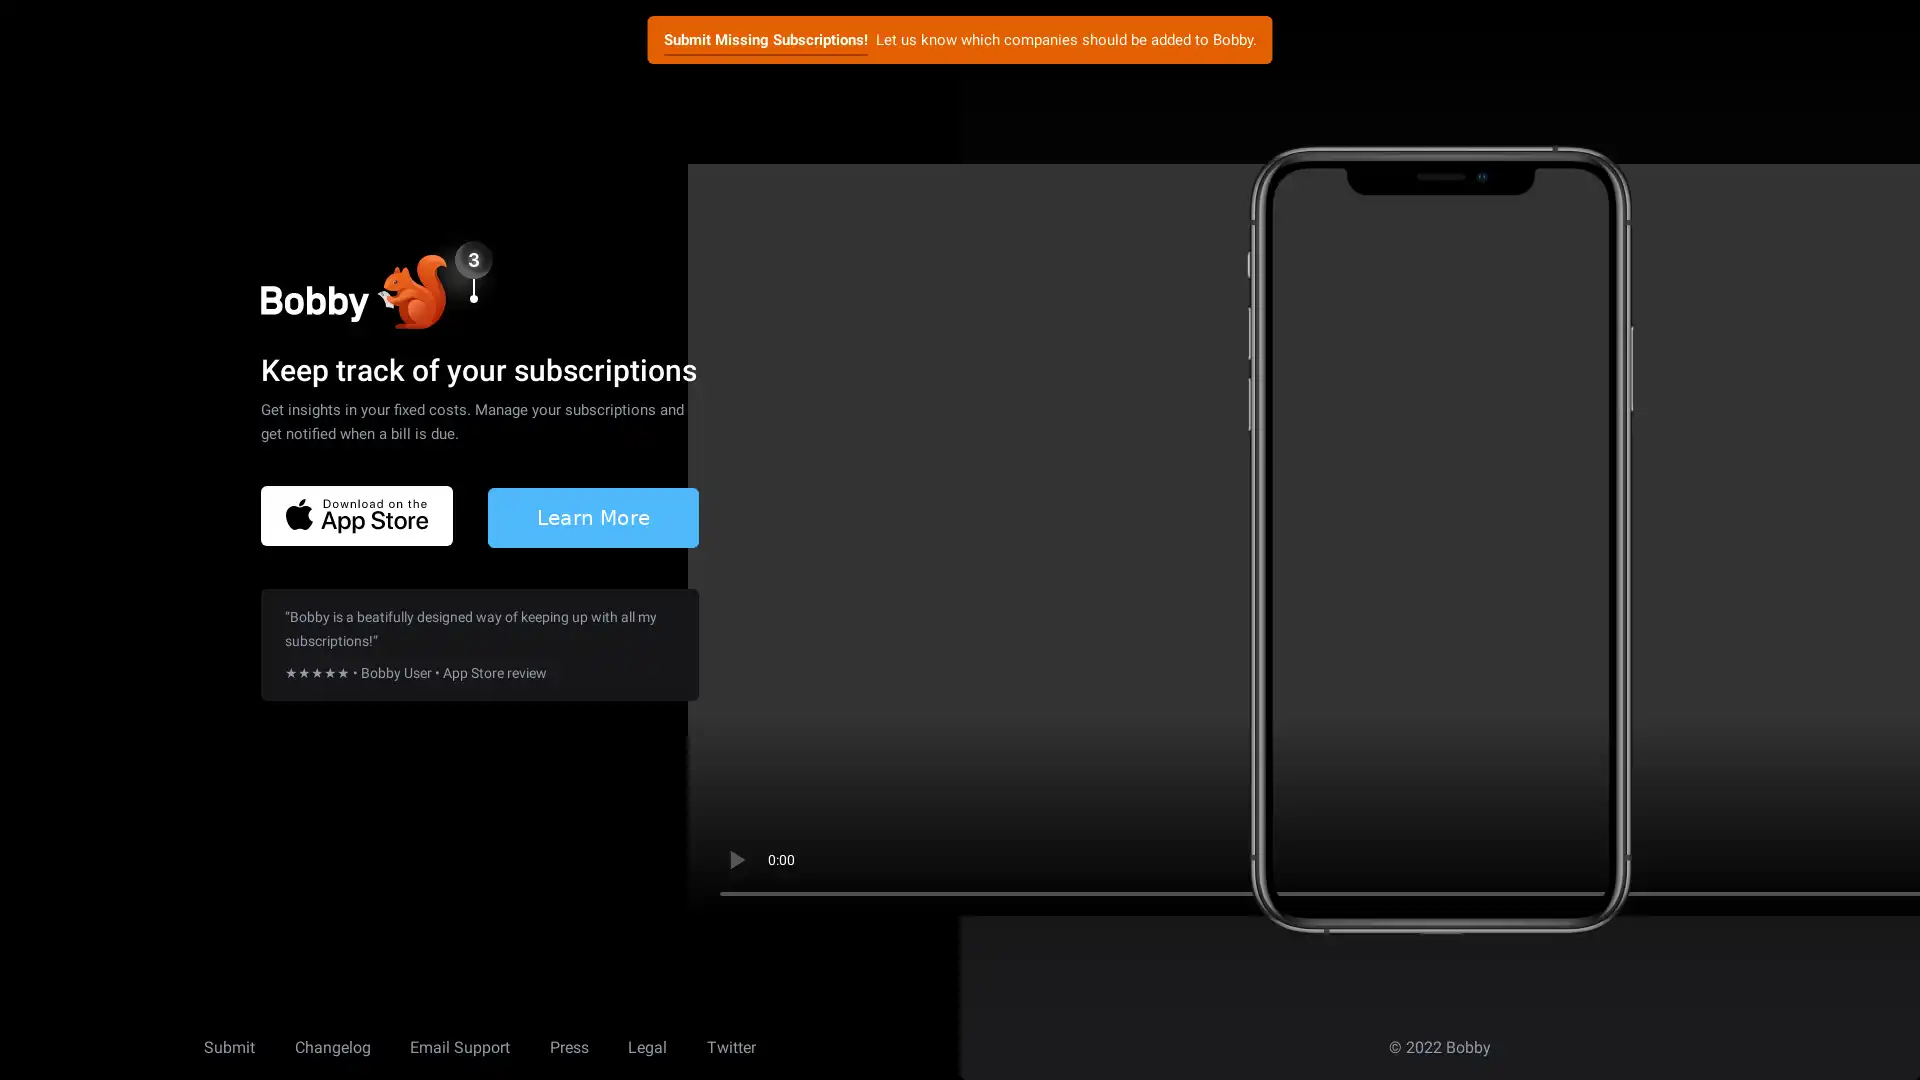 This screenshot has height=1080, width=1920. What do you see at coordinates (1871, 859) in the screenshot?
I see `show more media controls` at bounding box center [1871, 859].